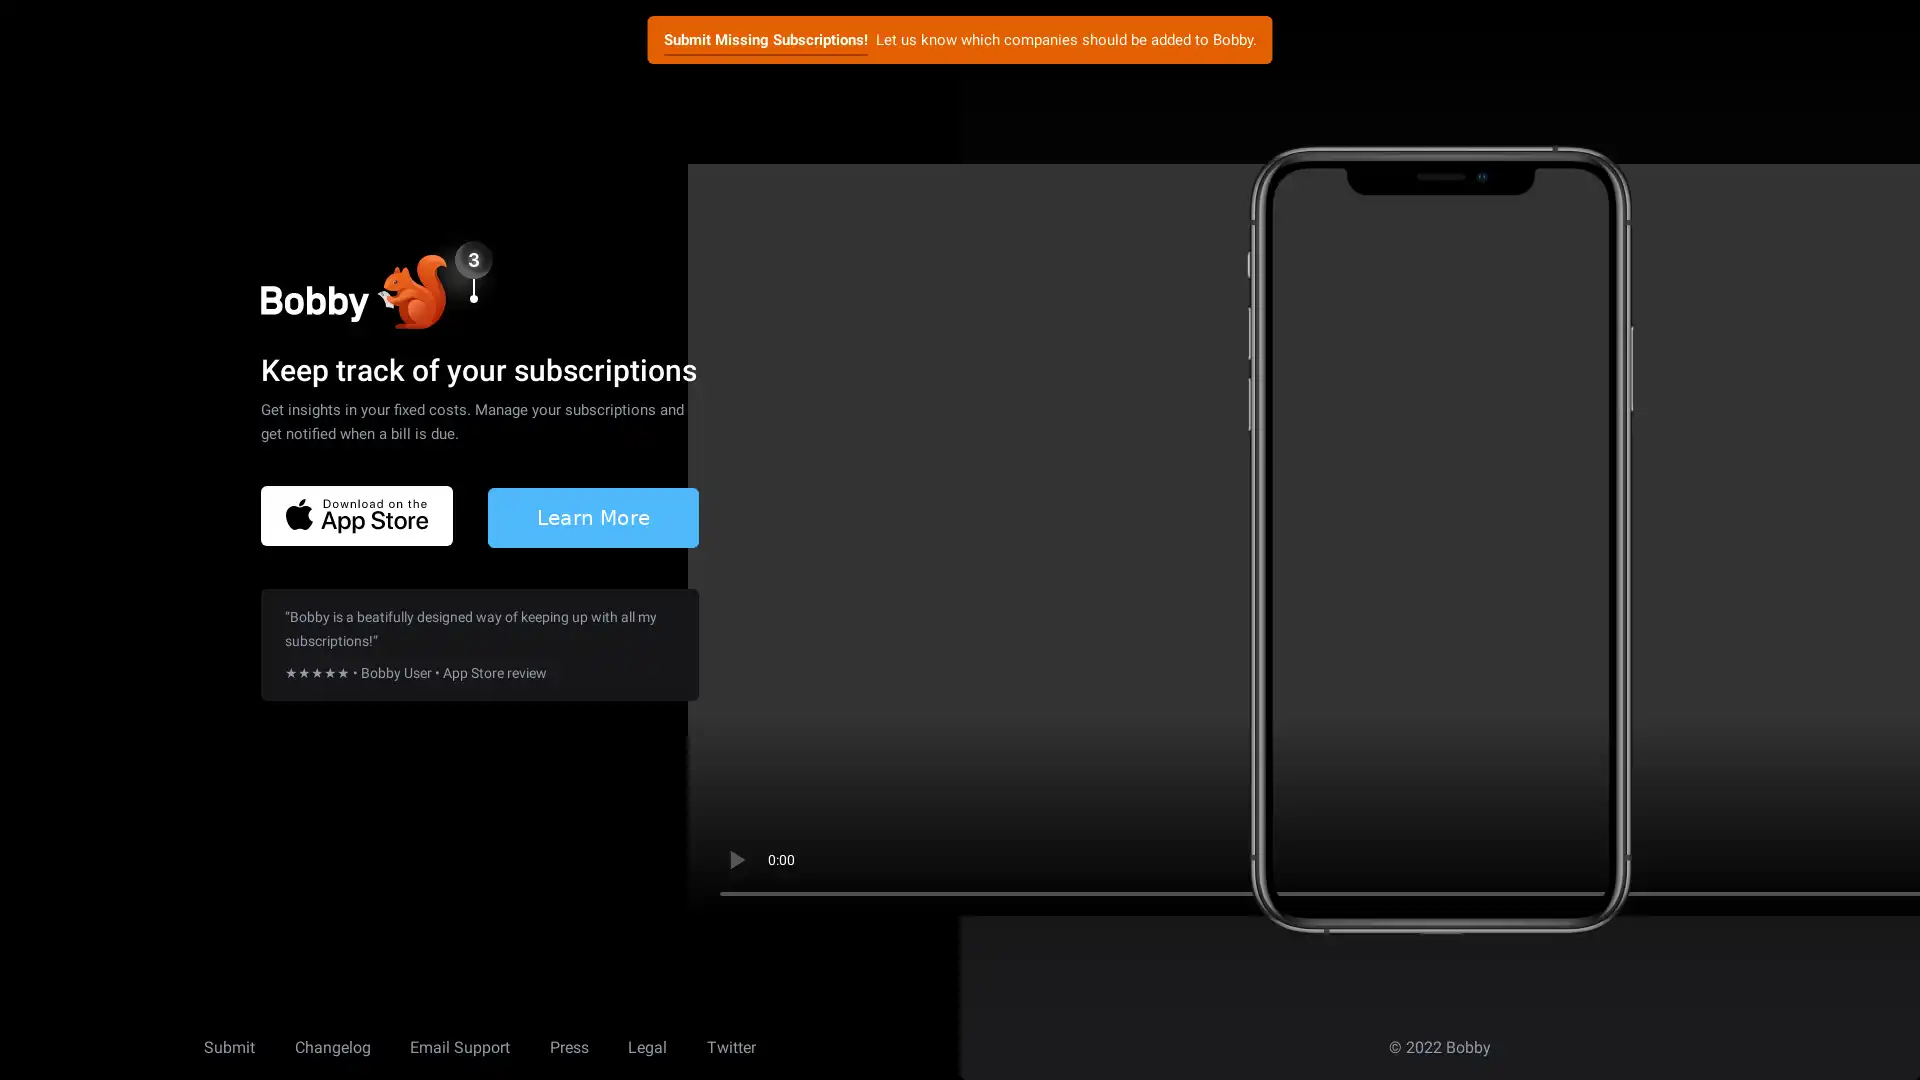 This screenshot has height=1080, width=1920. What do you see at coordinates (1871, 859) in the screenshot?
I see `show more media controls` at bounding box center [1871, 859].